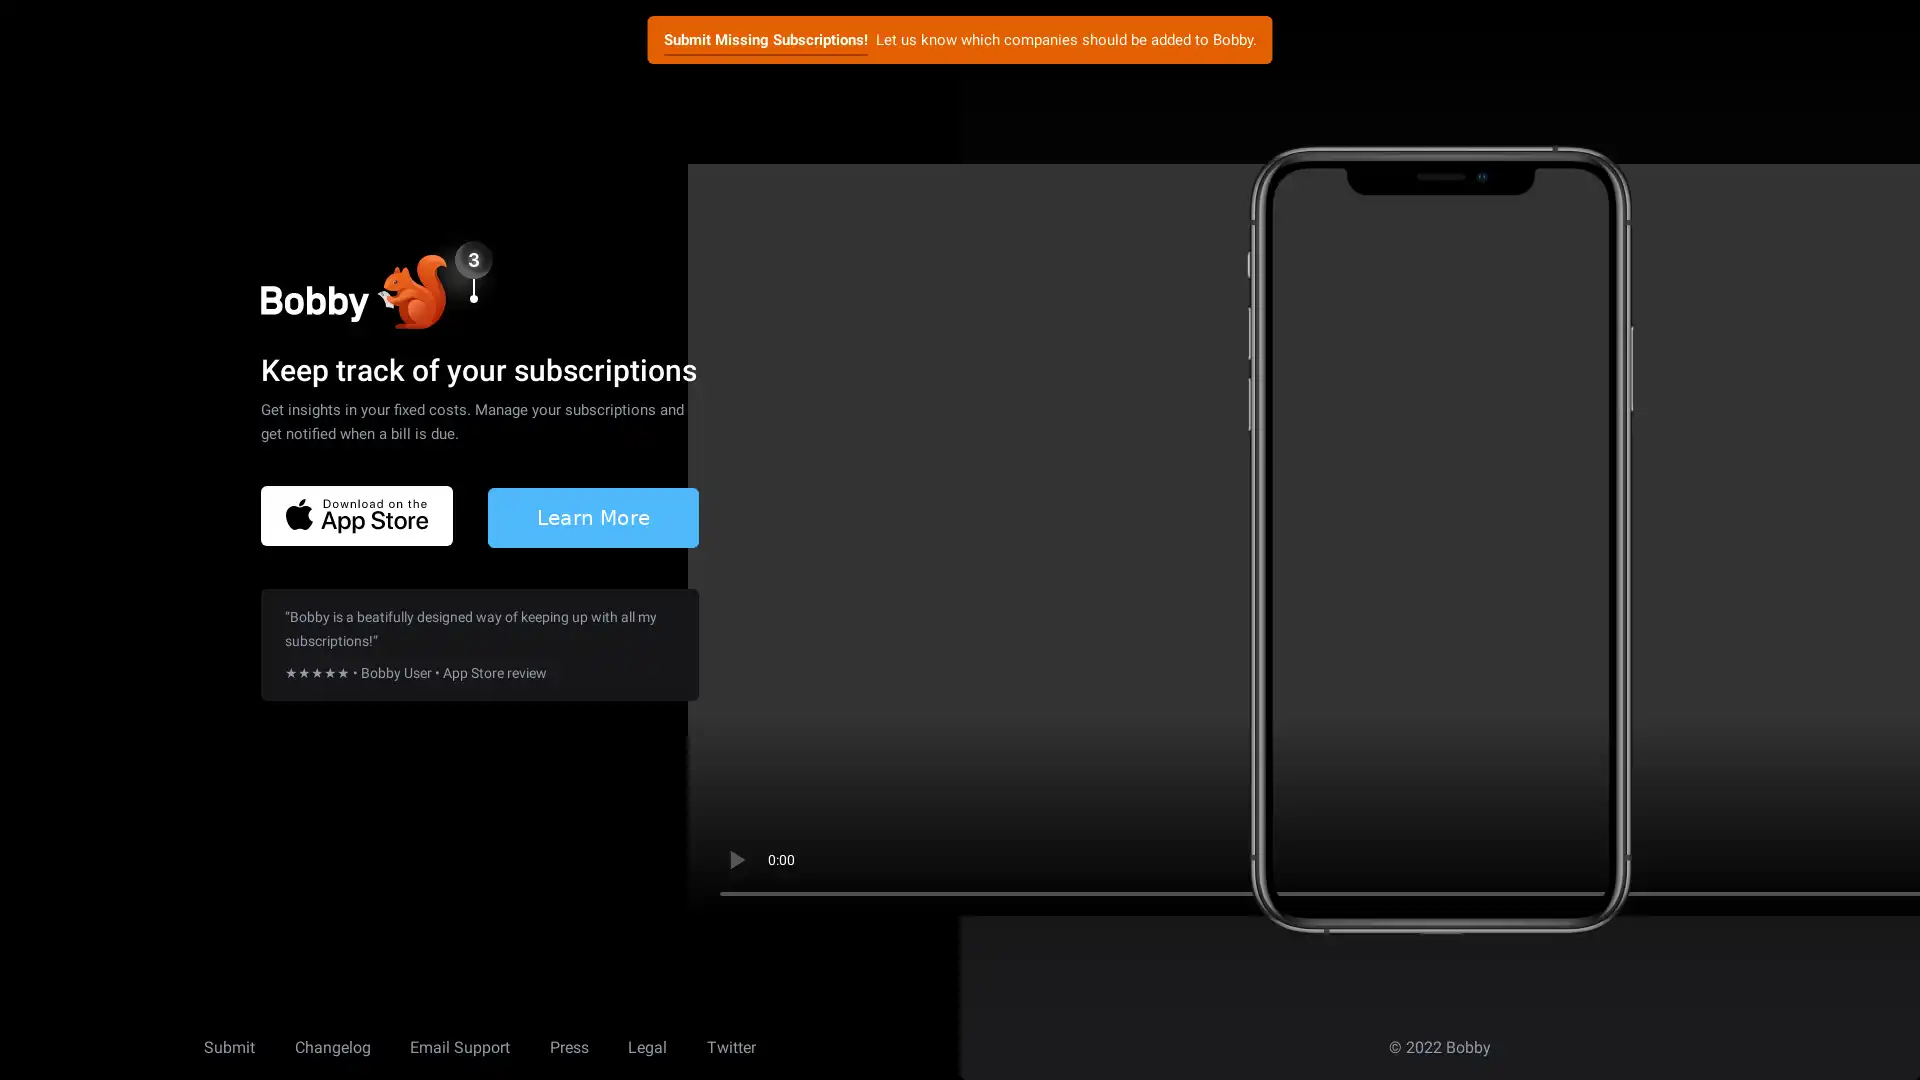 This screenshot has height=1080, width=1920. What do you see at coordinates (1871, 859) in the screenshot?
I see `show more media controls` at bounding box center [1871, 859].